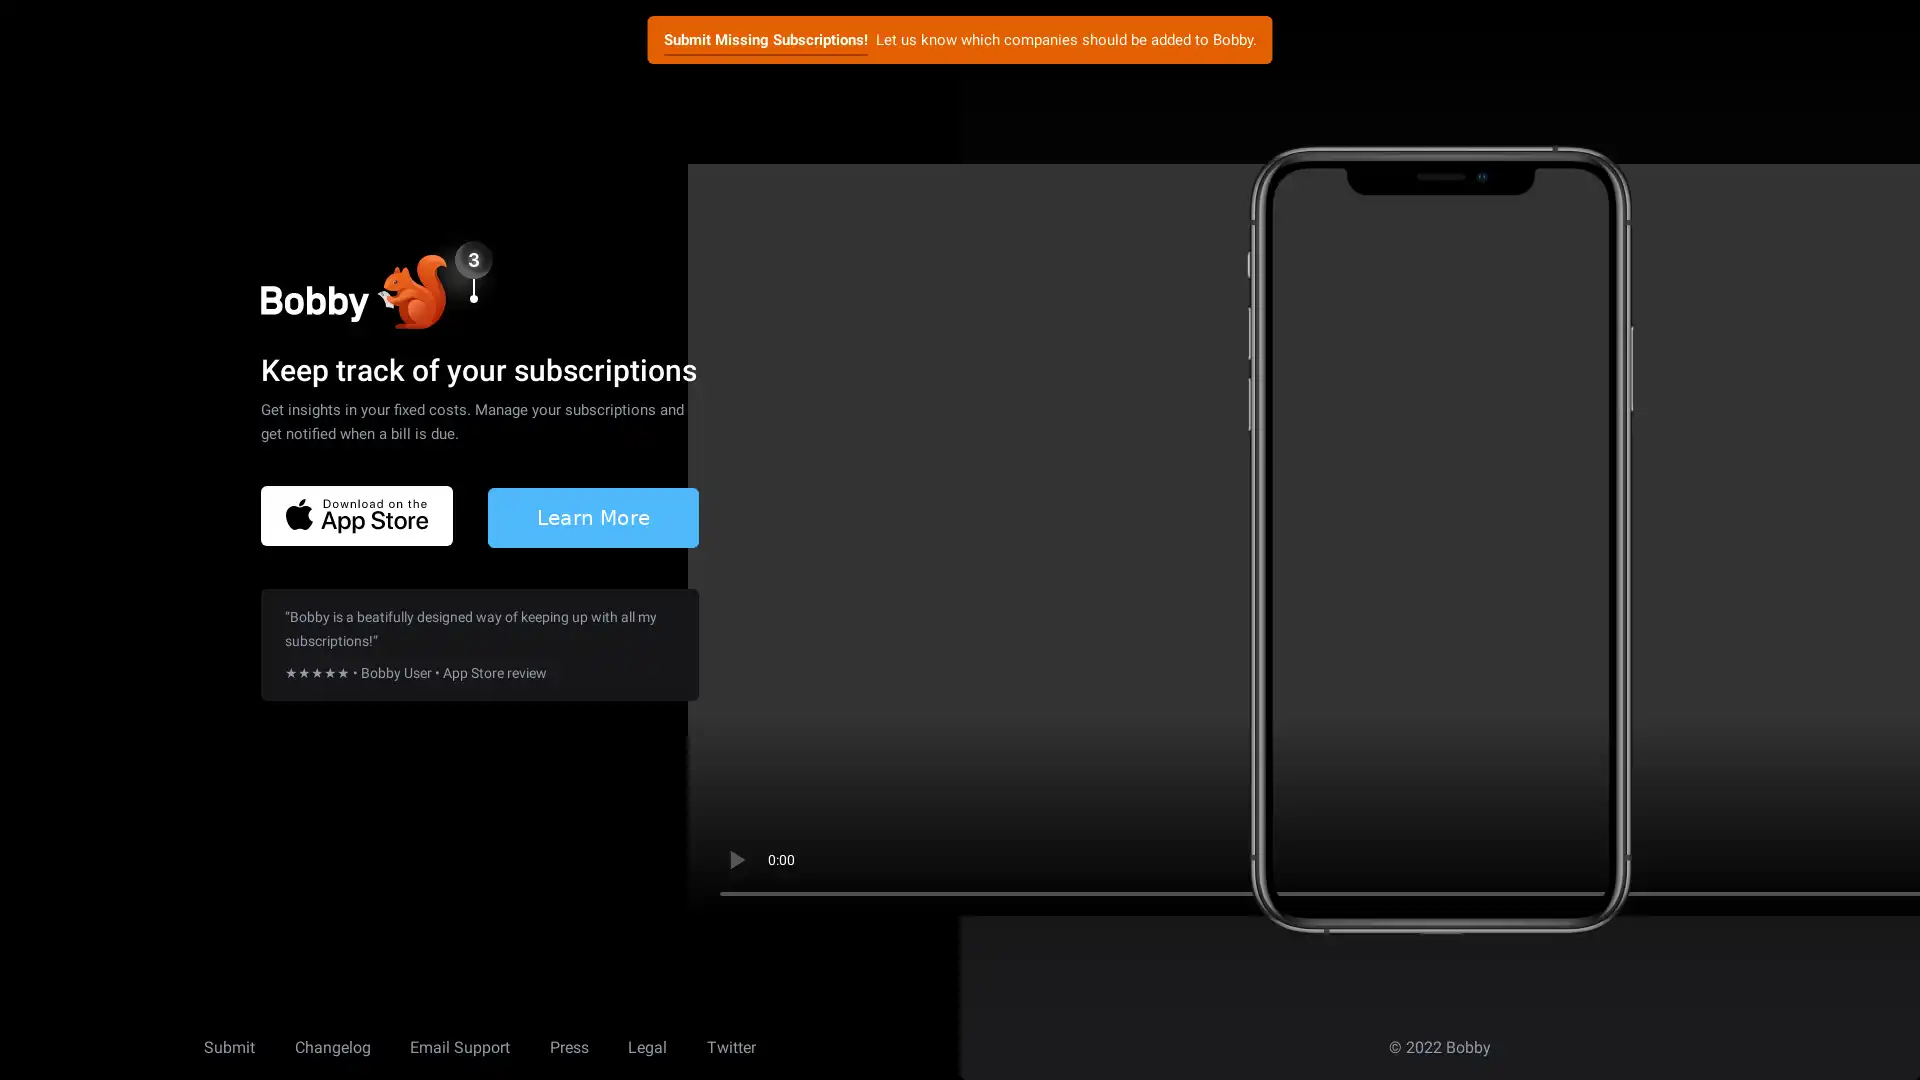 This screenshot has height=1080, width=1920. What do you see at coordinates (1871, 859) in the screenshot?
I see `show more media controls` at bounding box center [1871, 859].